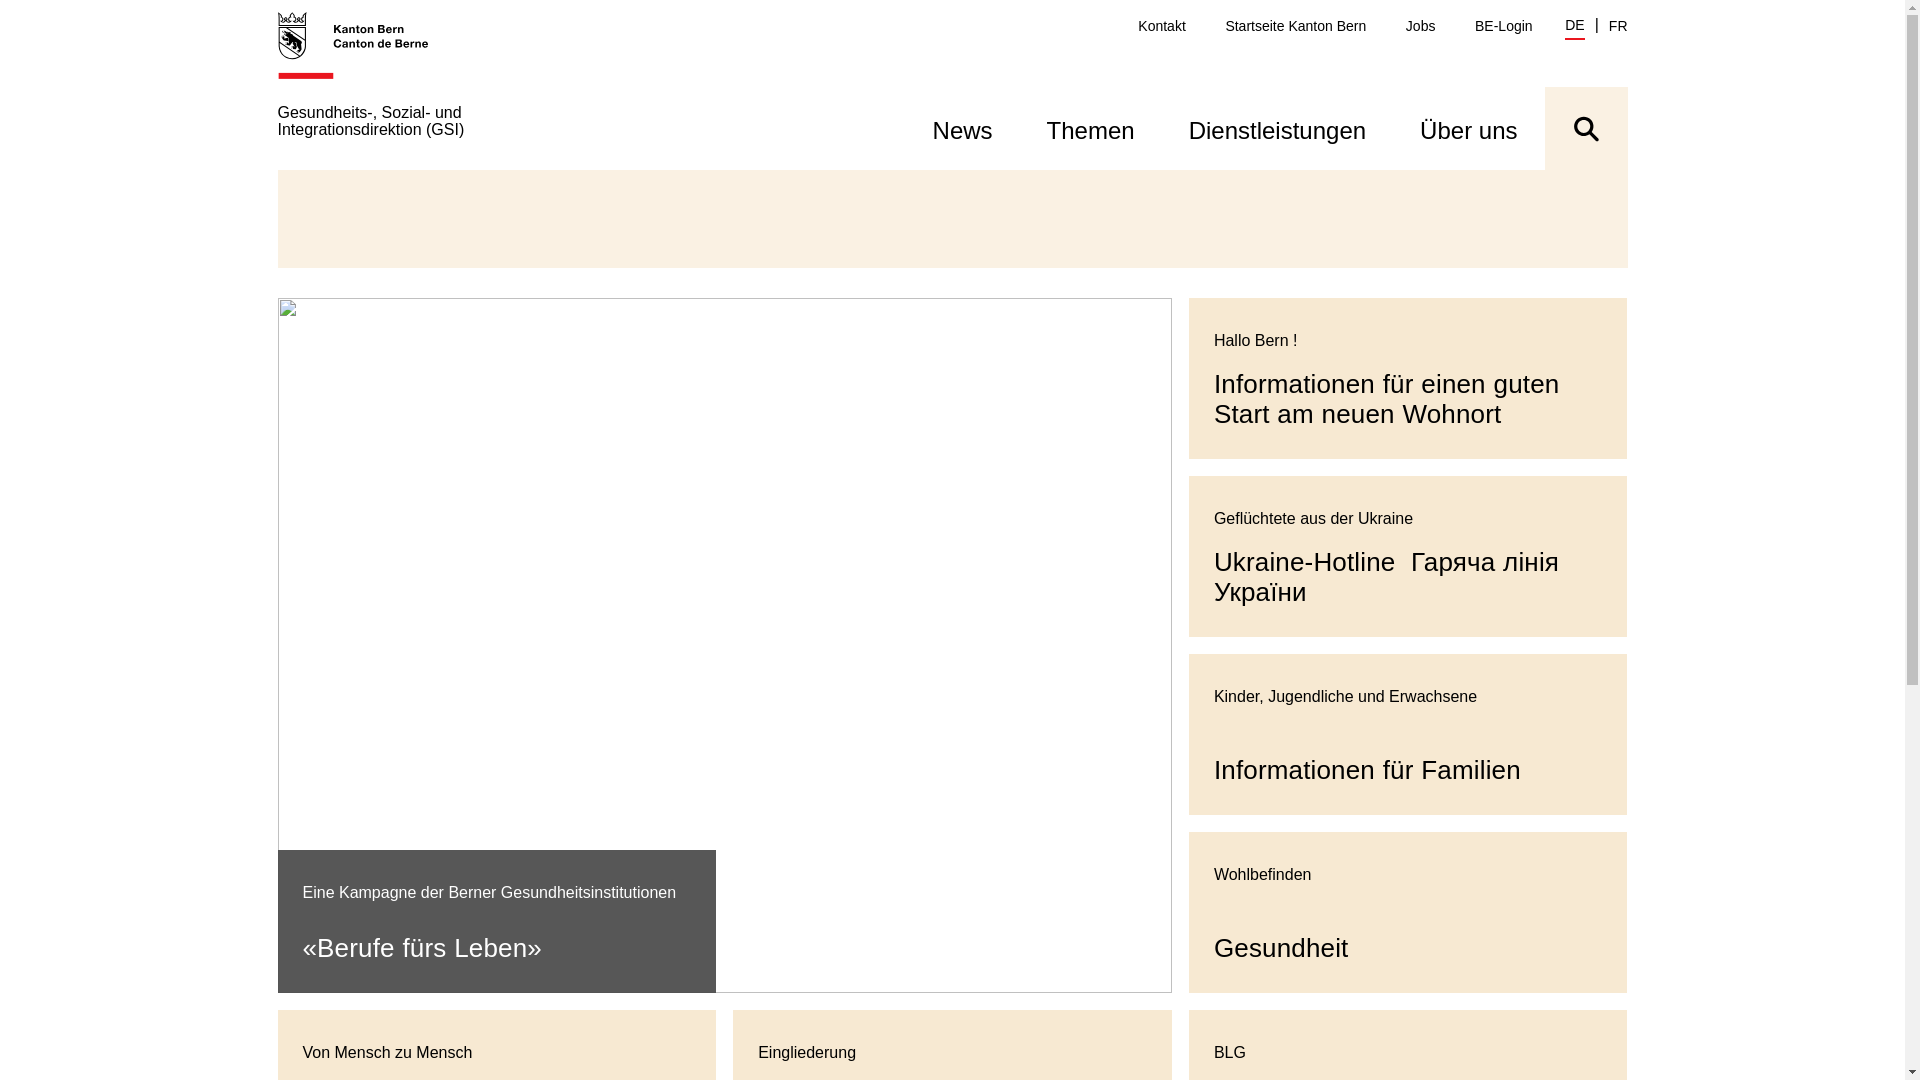 The width and height of the screenshot is (1920, 1080). I want to click on 'Kontakt', so click(1137, 26).